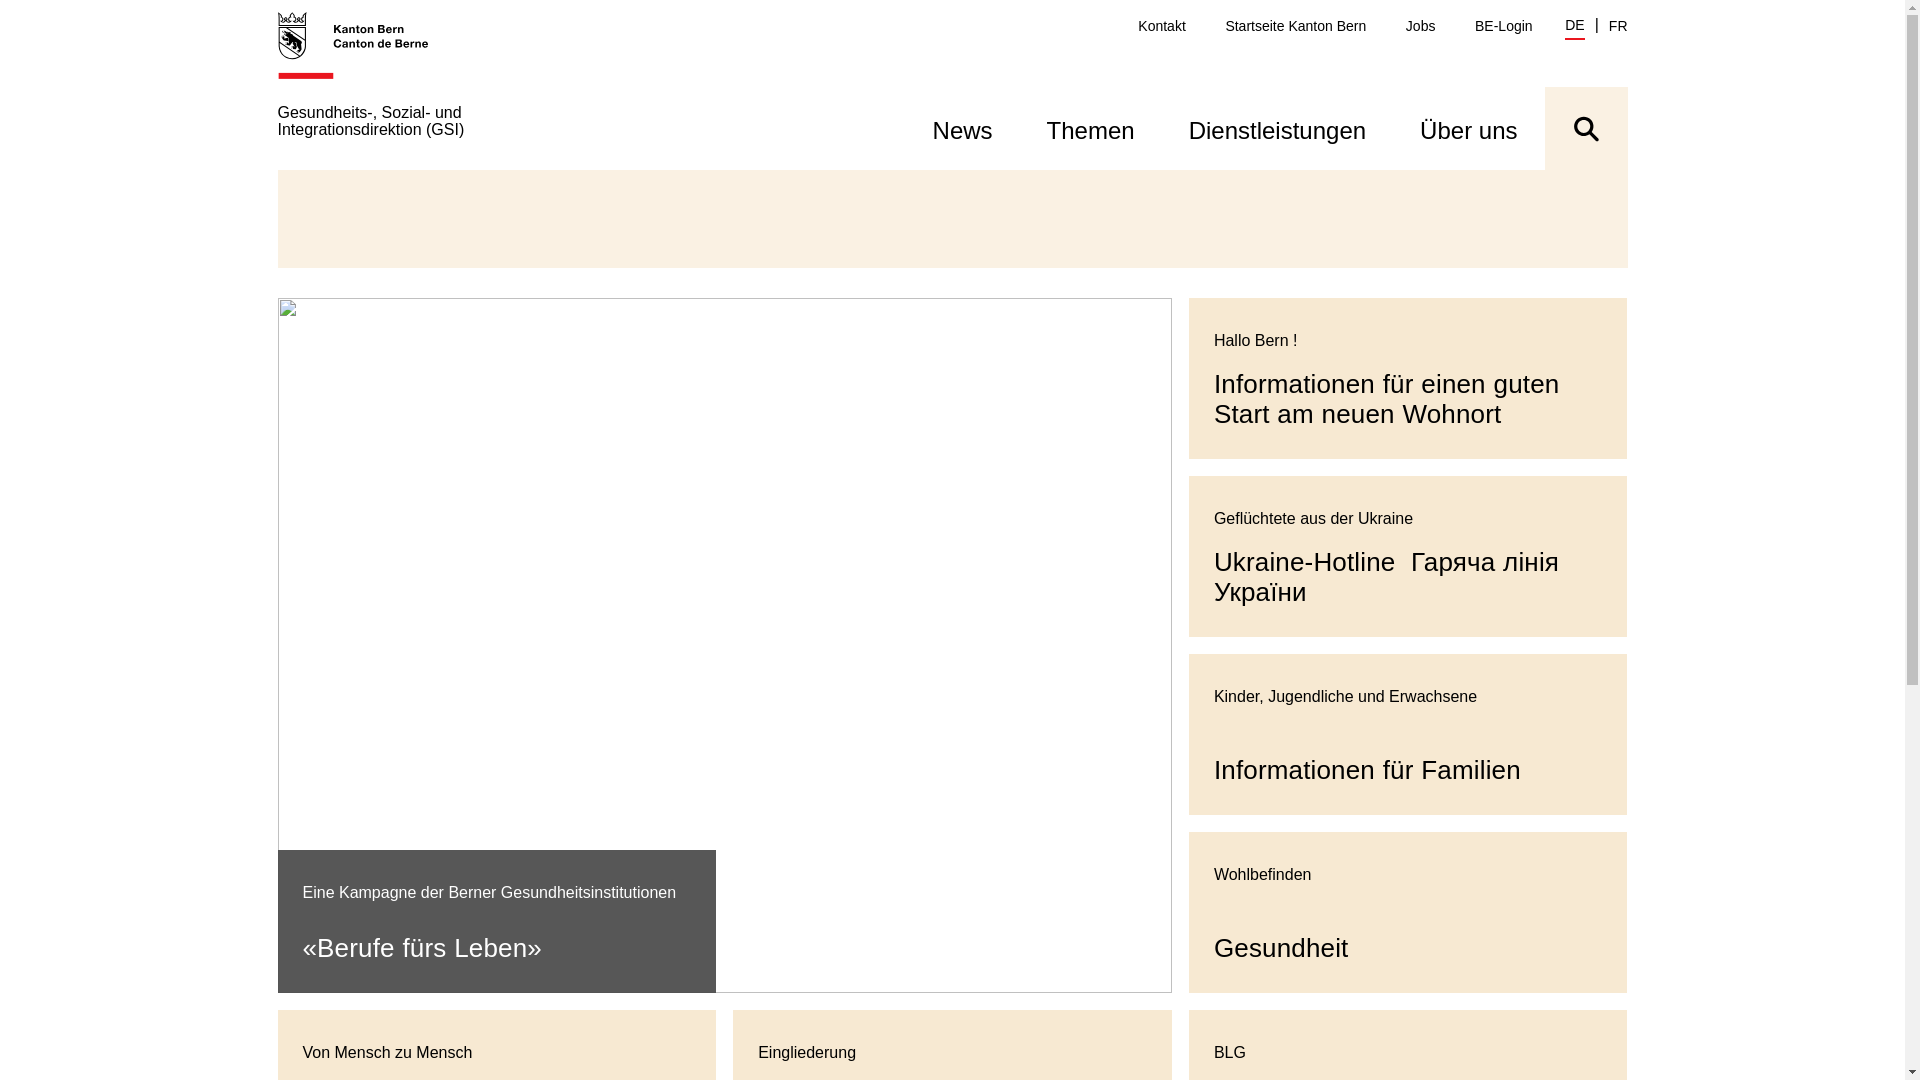 The width and height of the screenshot is (1920, 1080). I want to click on 'Kontakt', so click(1137, 26).